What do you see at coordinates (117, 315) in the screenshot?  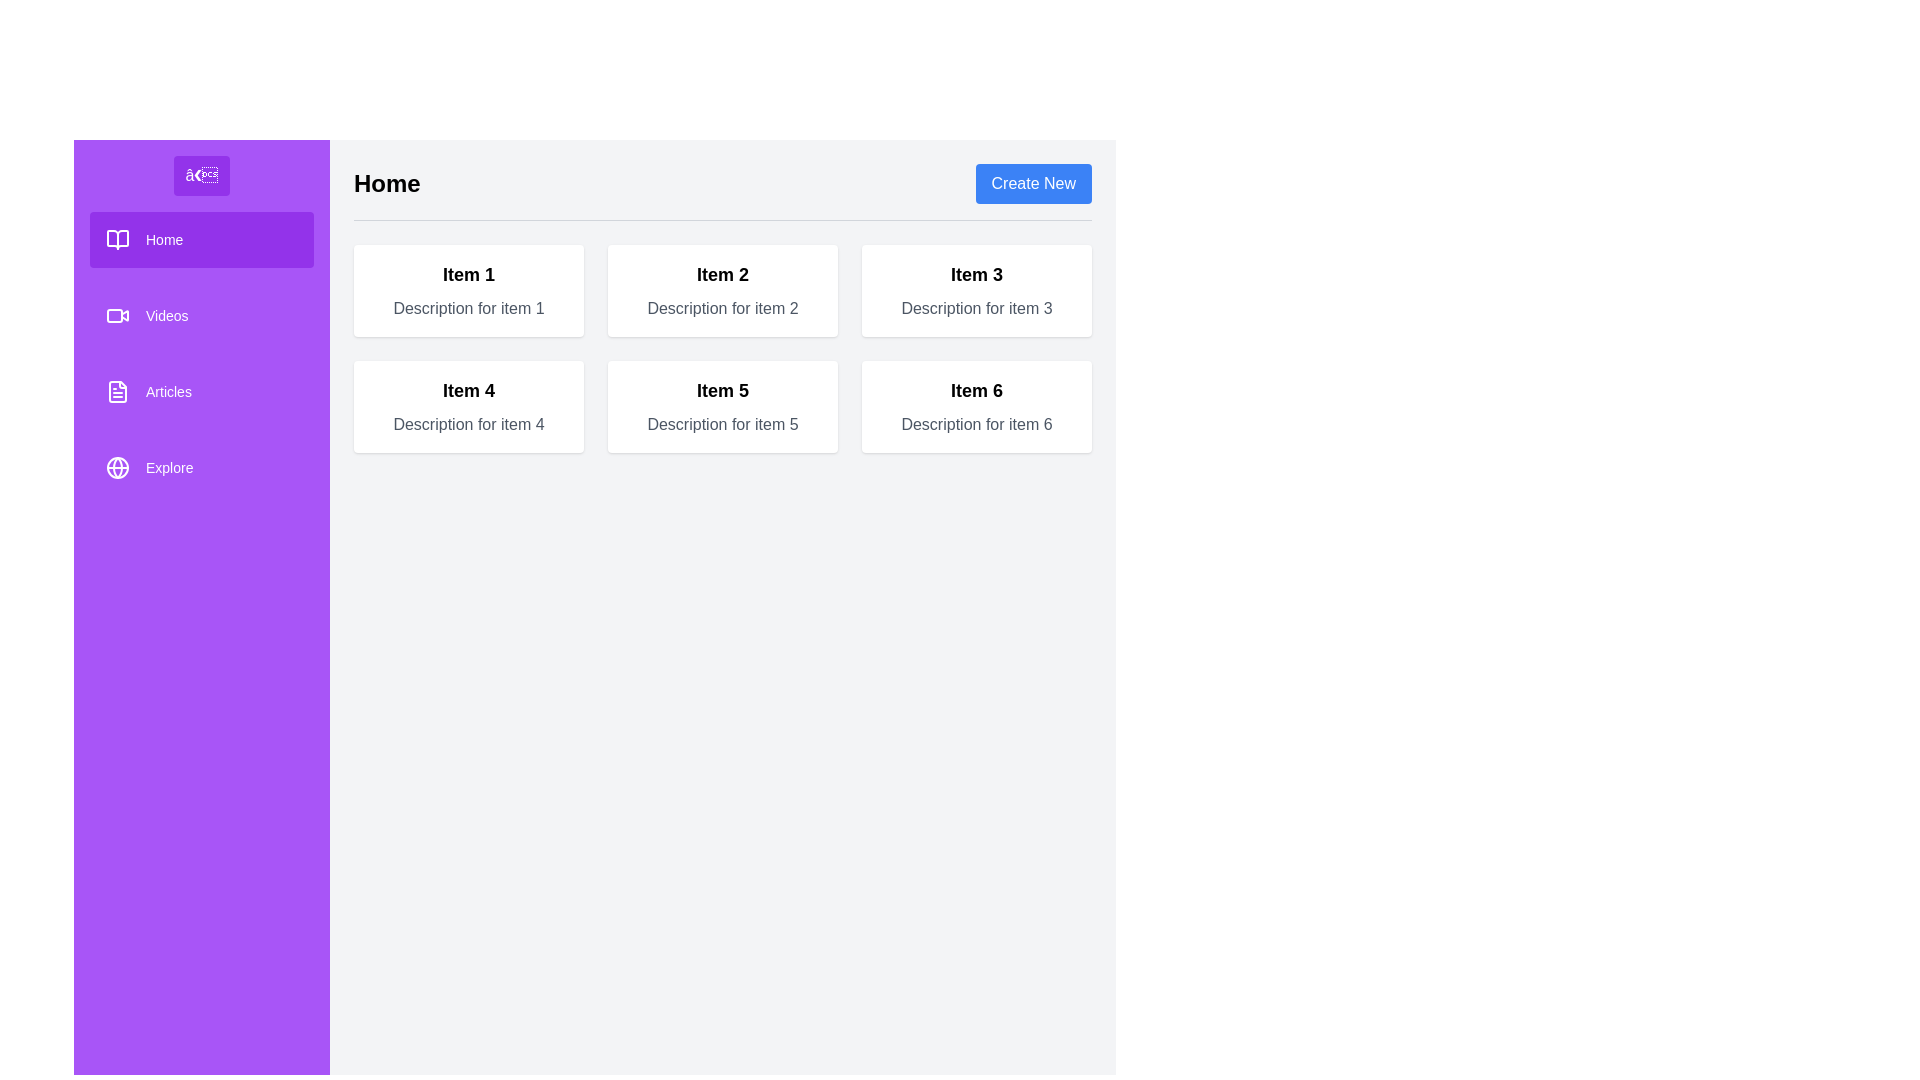 I see `the 'Videos' section icon located in the sidebar navigation menu above the 'Videos' label` at bounding box center [117, 315].